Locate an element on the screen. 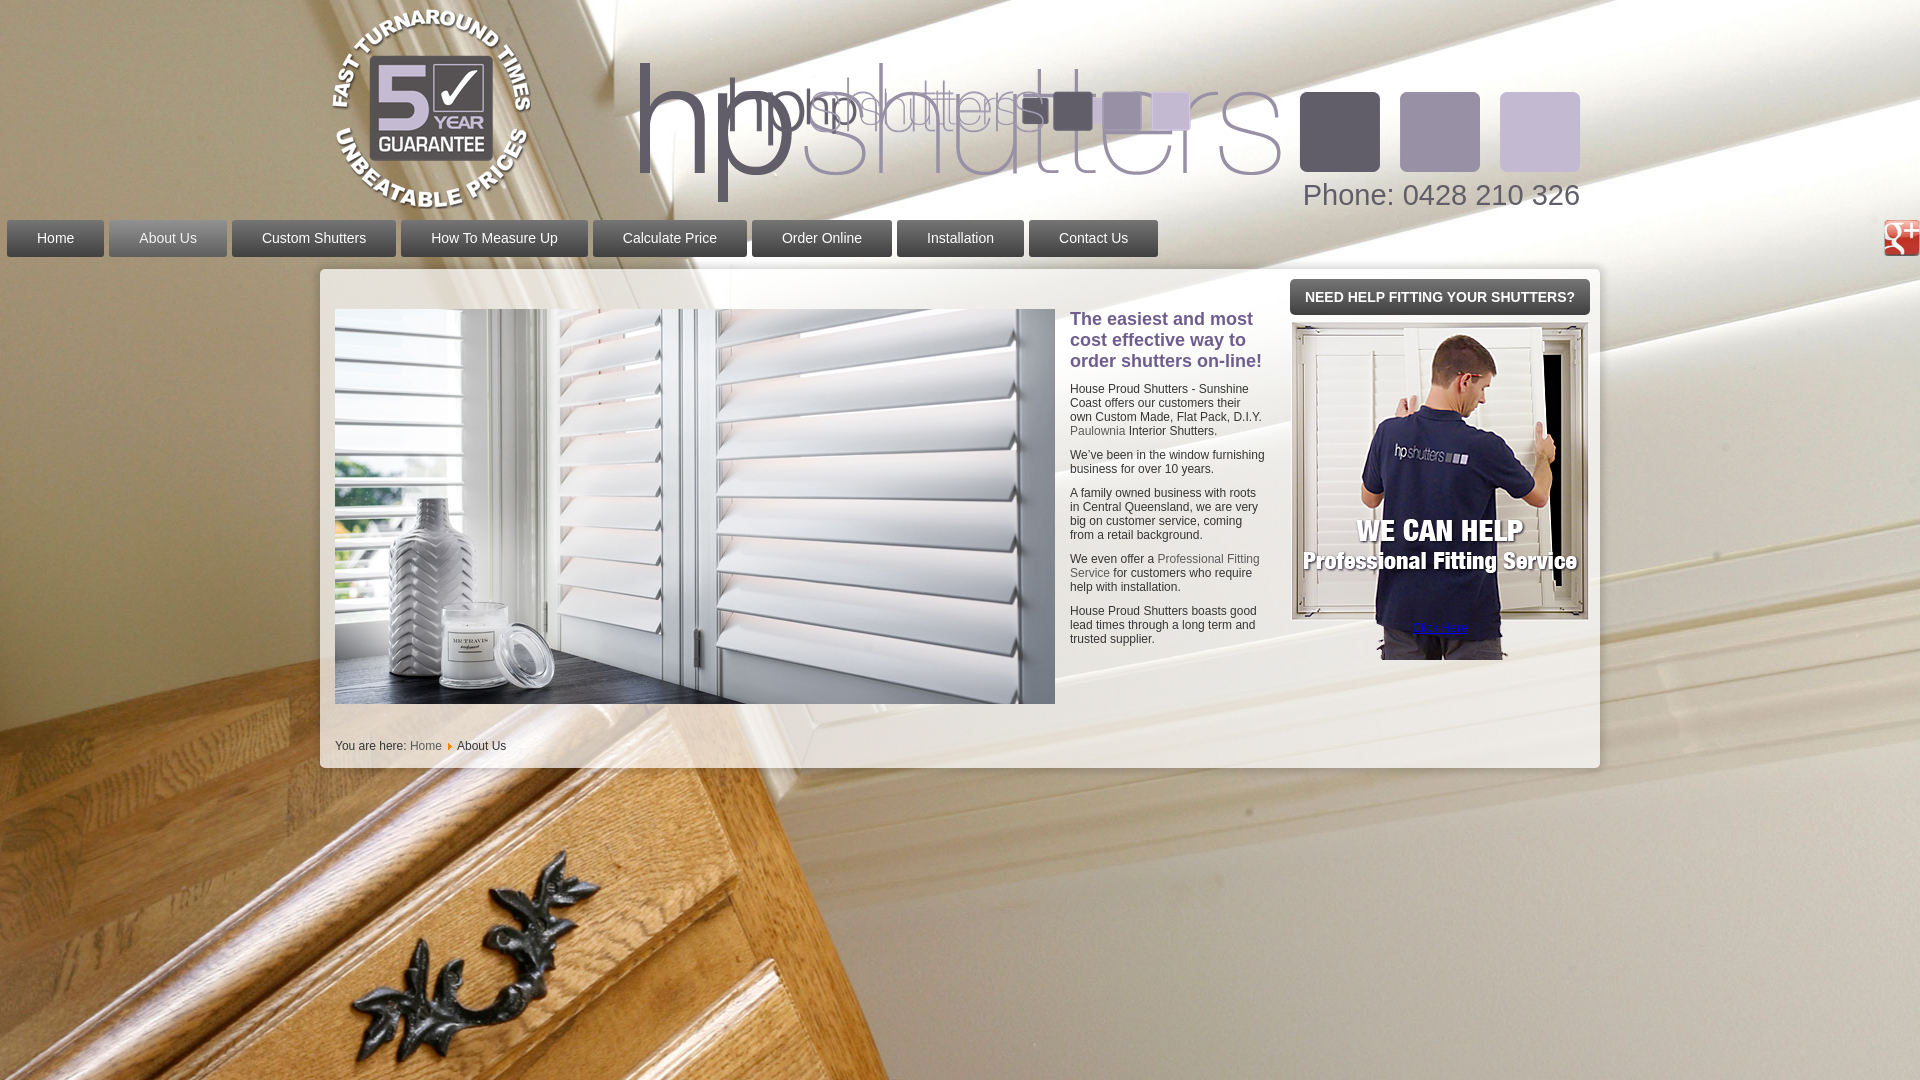 Image resolution: width=1920 pixels, height=1080 pixels. 'About Us' is located at coordinates (108, 237).